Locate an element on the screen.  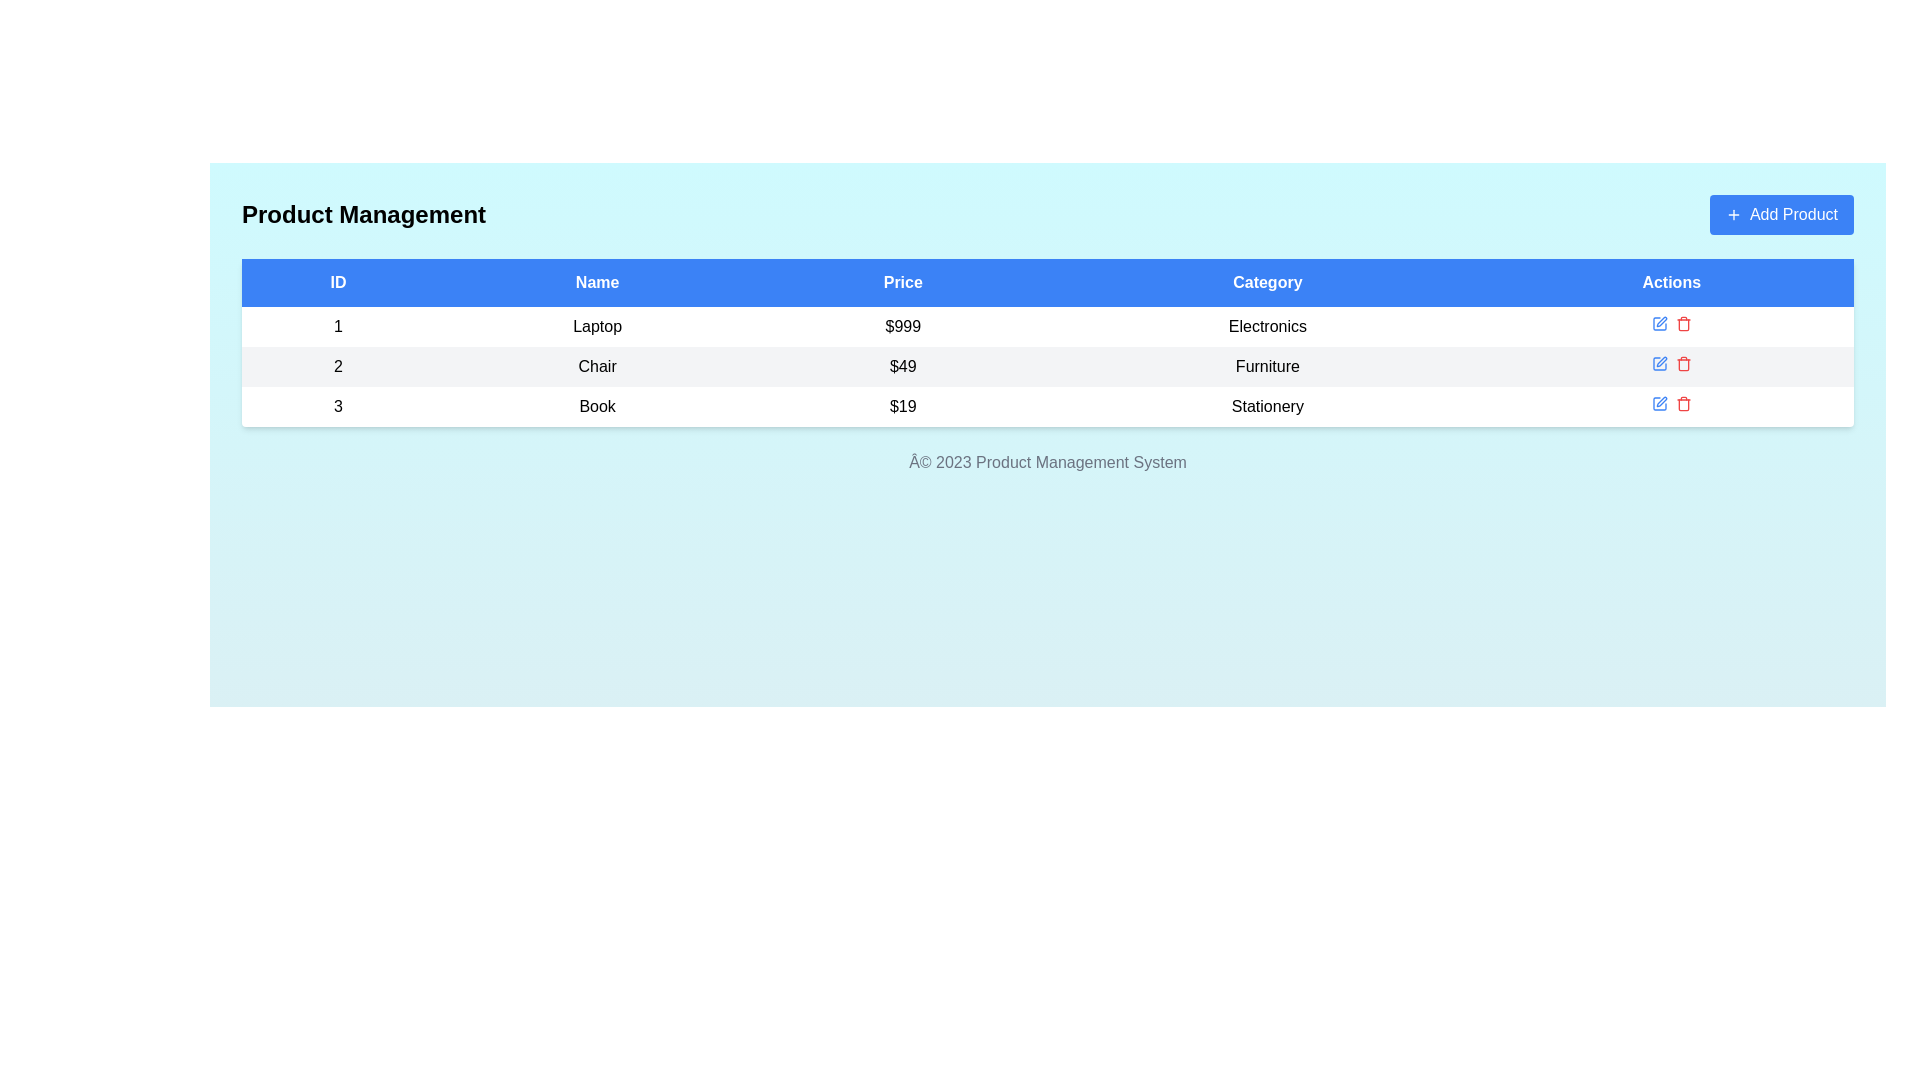
the edit icon, which is an outlined square with rounded corners and a pen overlapping its edge, located is located at coordinates (1659, 404).